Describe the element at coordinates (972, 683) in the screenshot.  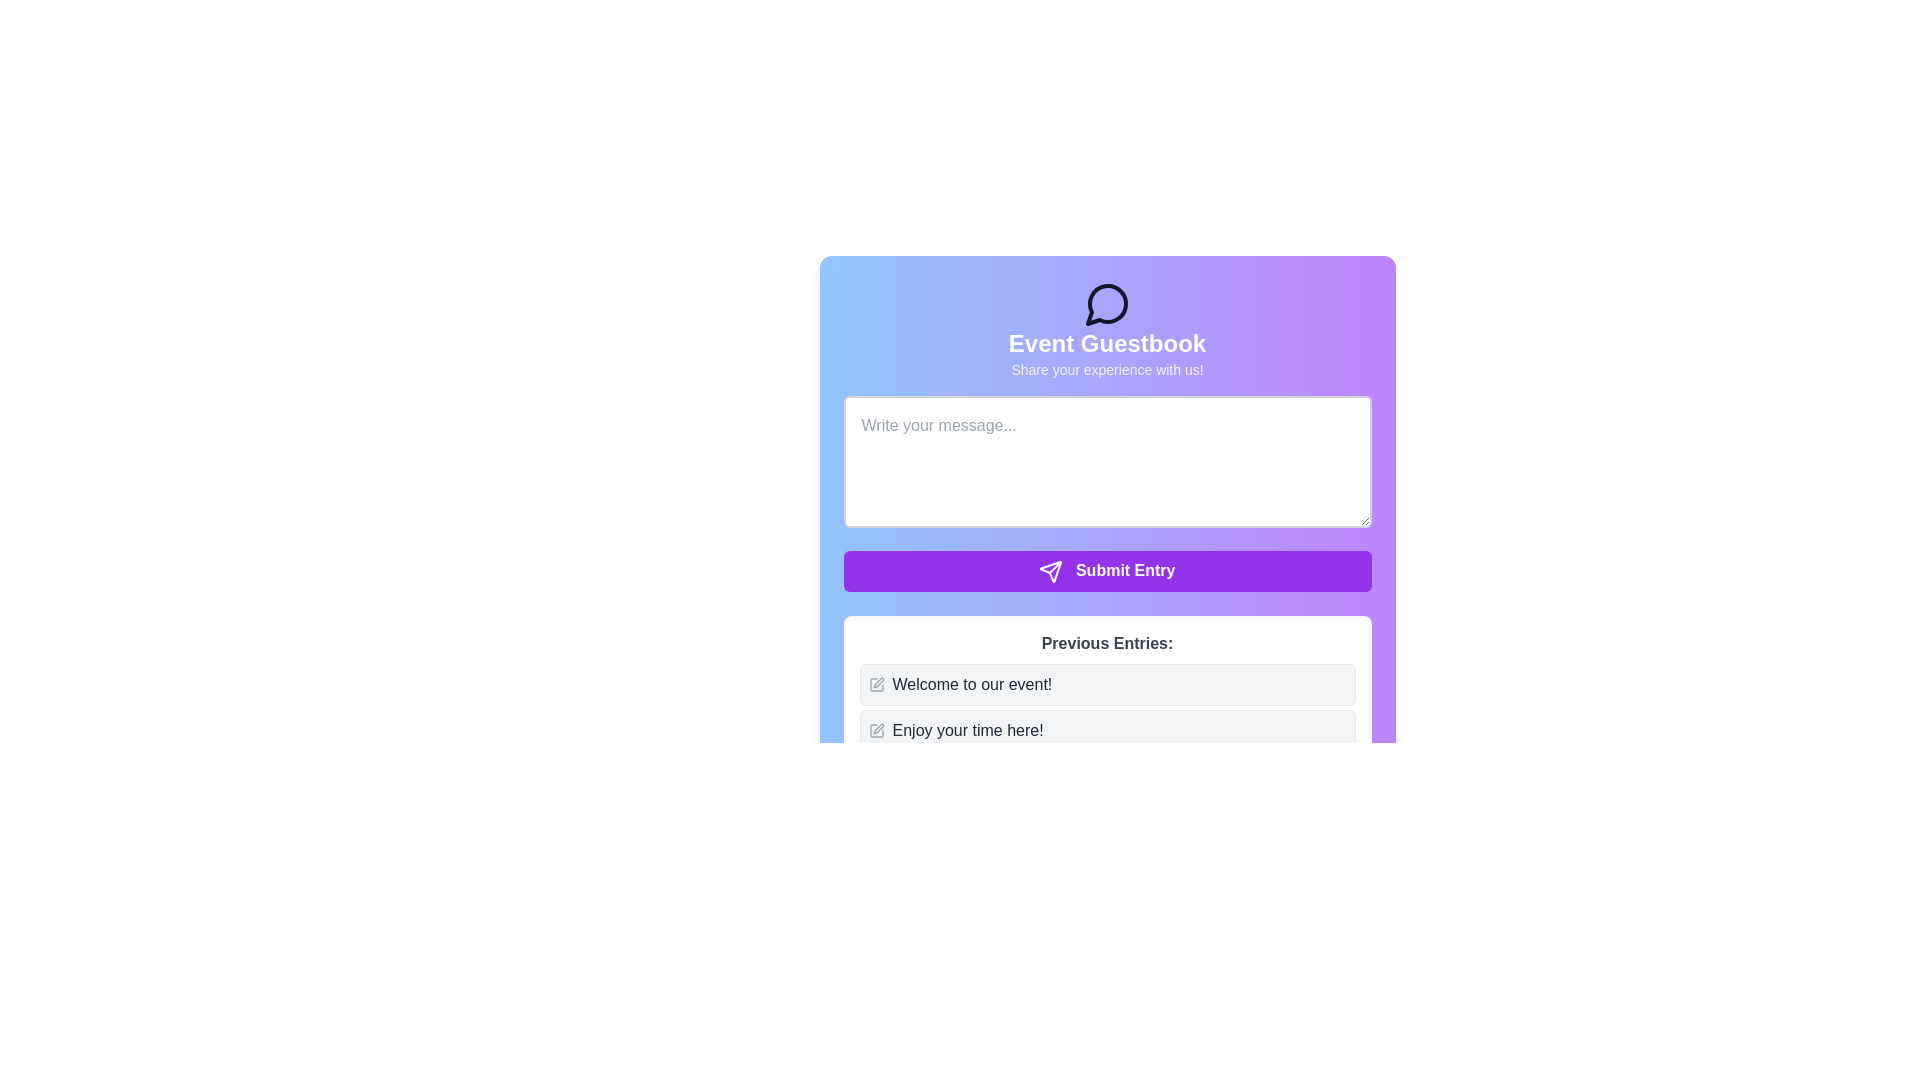
I see `the text label reading 'Welcome to our event!' which is part of the 'Previous Entries' section, positioned below the 'Submit Entry' button` at that location.